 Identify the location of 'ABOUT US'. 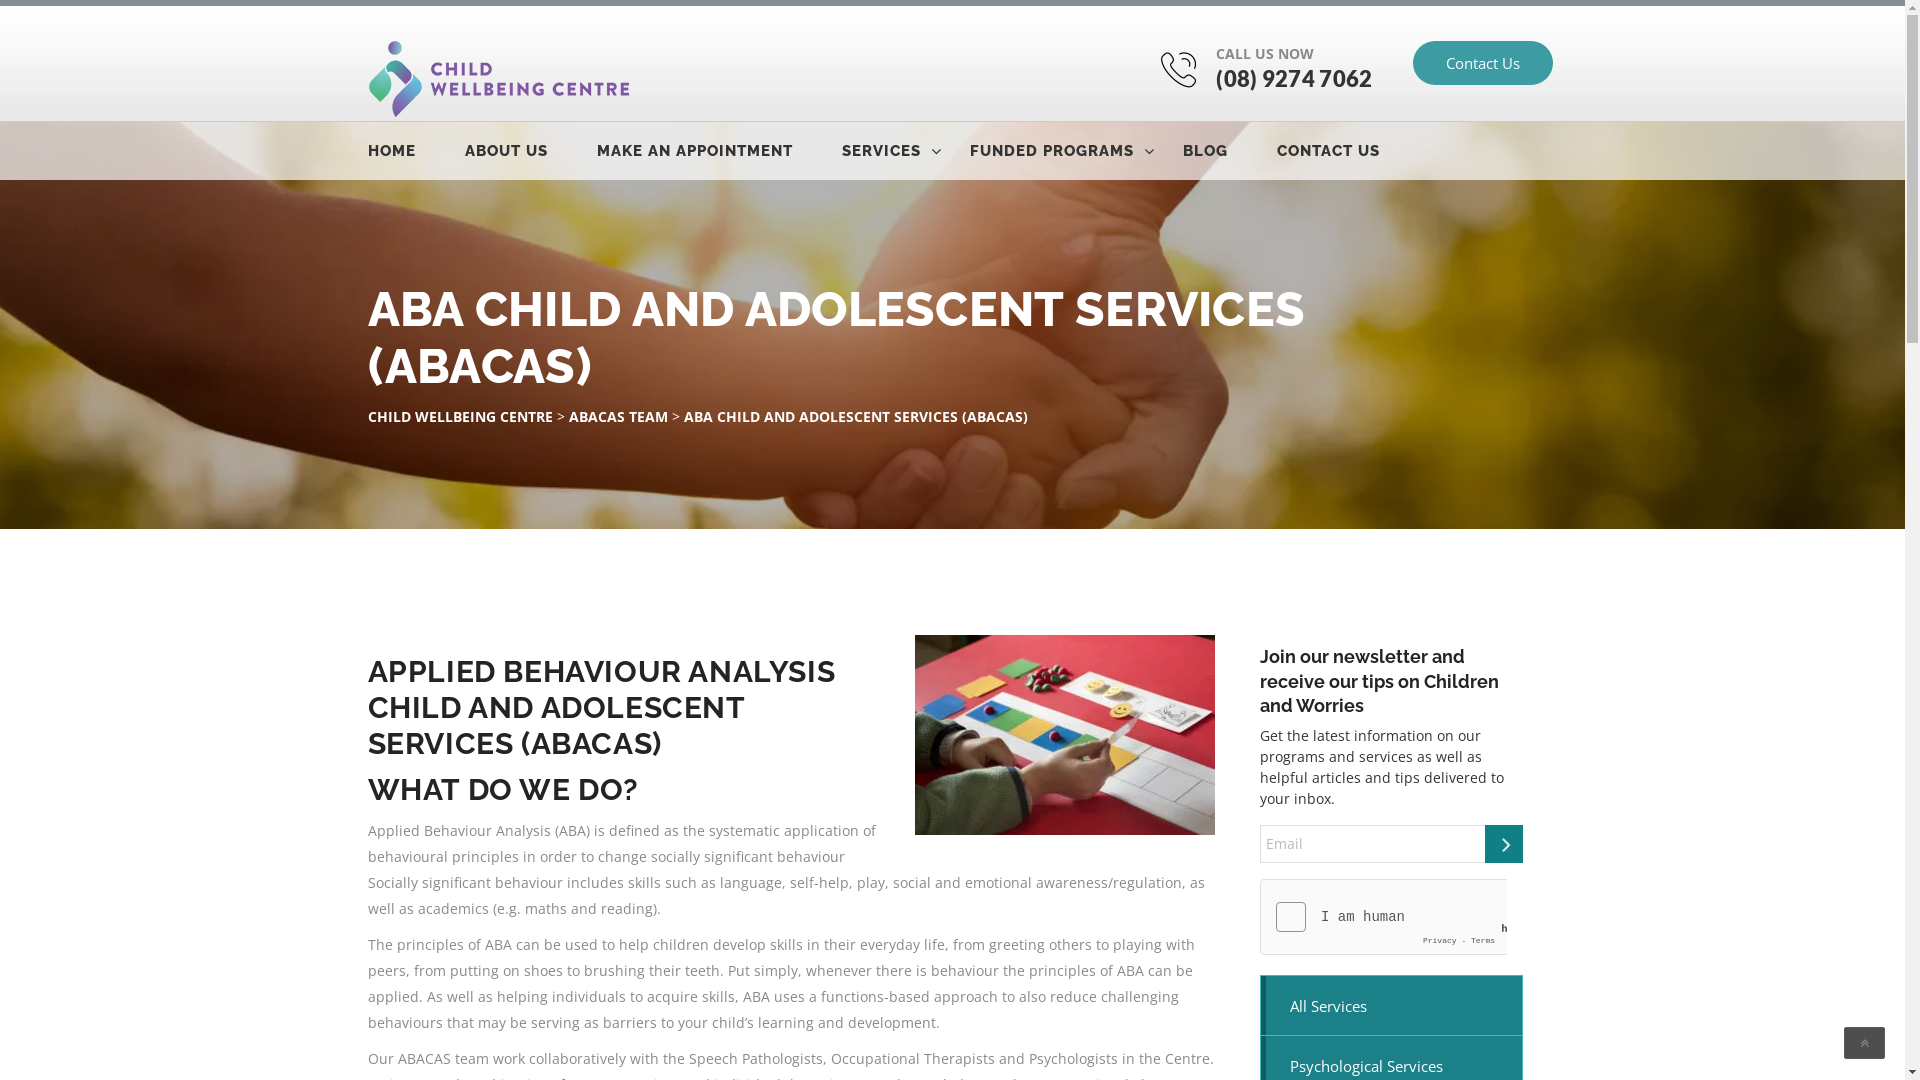
(528, 149).